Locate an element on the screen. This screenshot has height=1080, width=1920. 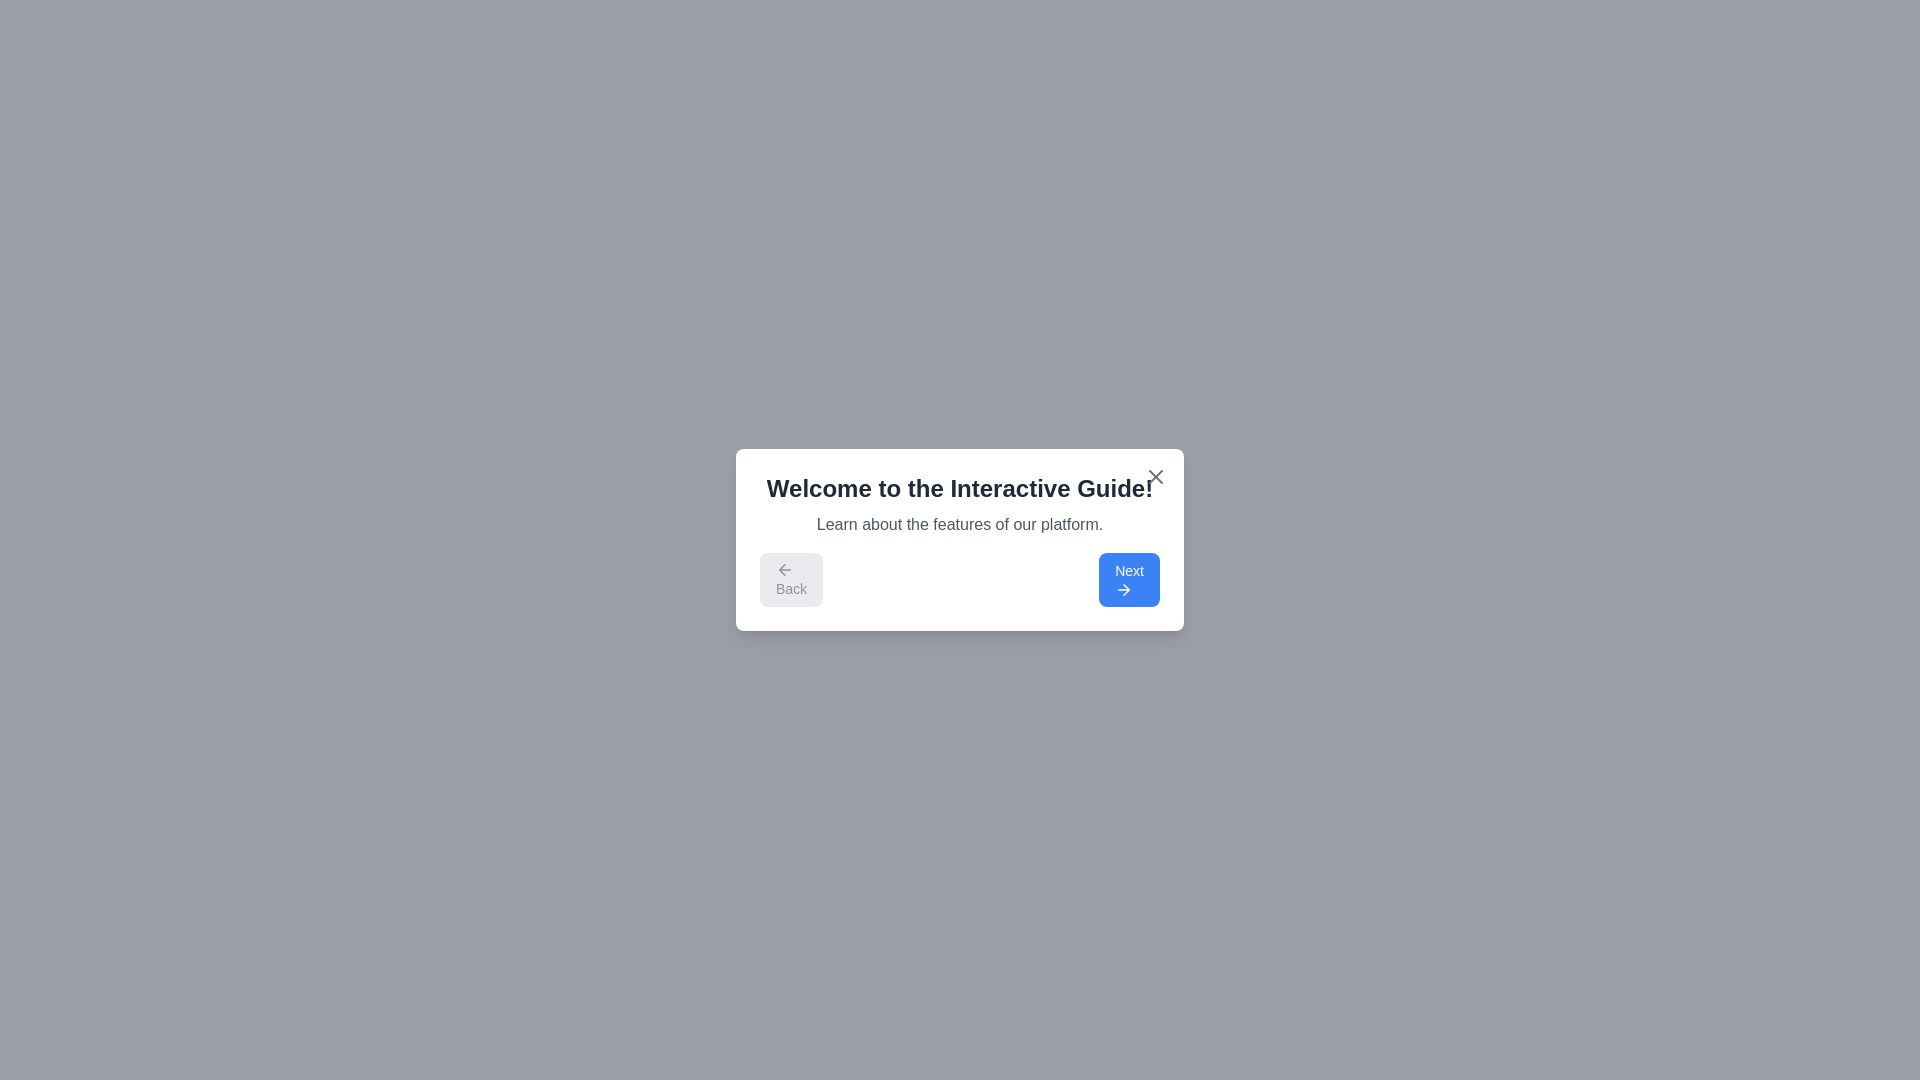
the static text header that introduces users to the interactive guide, located at the top of the card-like interface, above the text 'Learn about the features of our platform.' is located at coordinates (960, 489).